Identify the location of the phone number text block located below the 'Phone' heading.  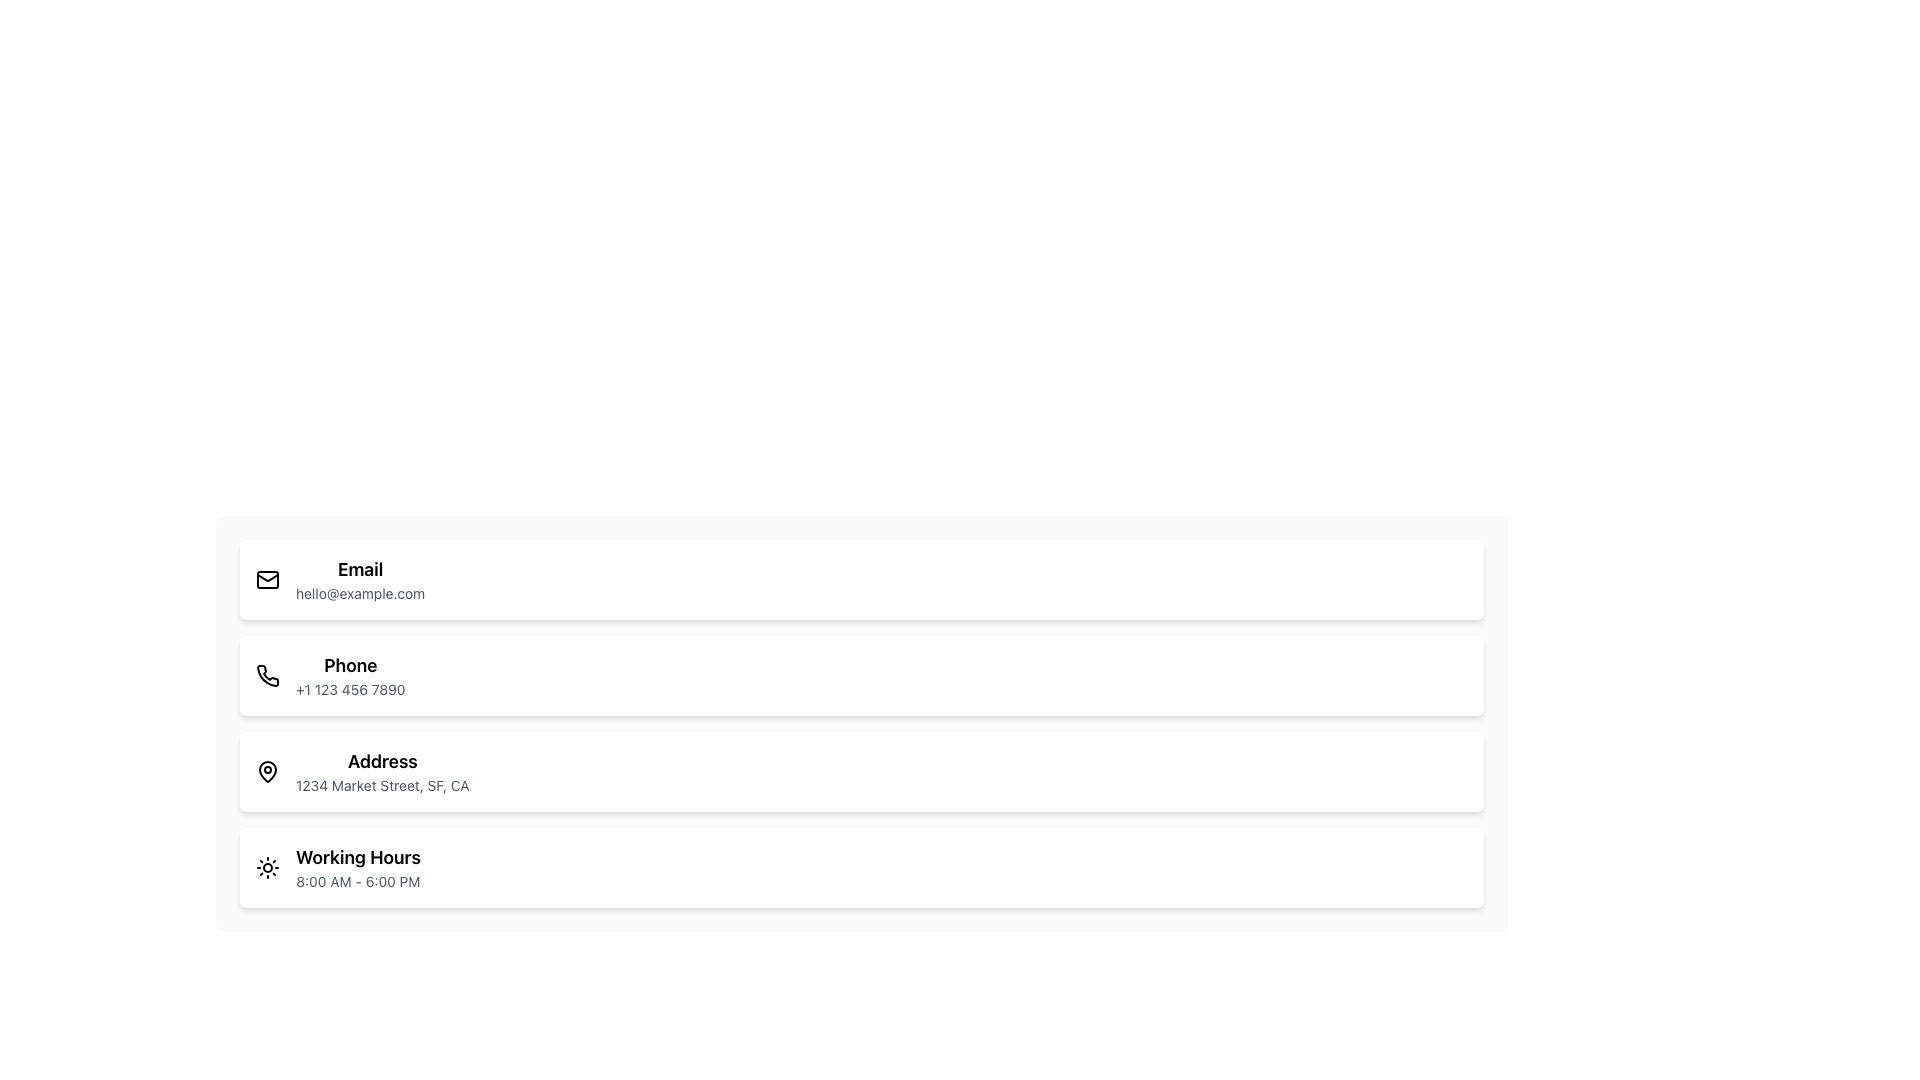
(350, 689).